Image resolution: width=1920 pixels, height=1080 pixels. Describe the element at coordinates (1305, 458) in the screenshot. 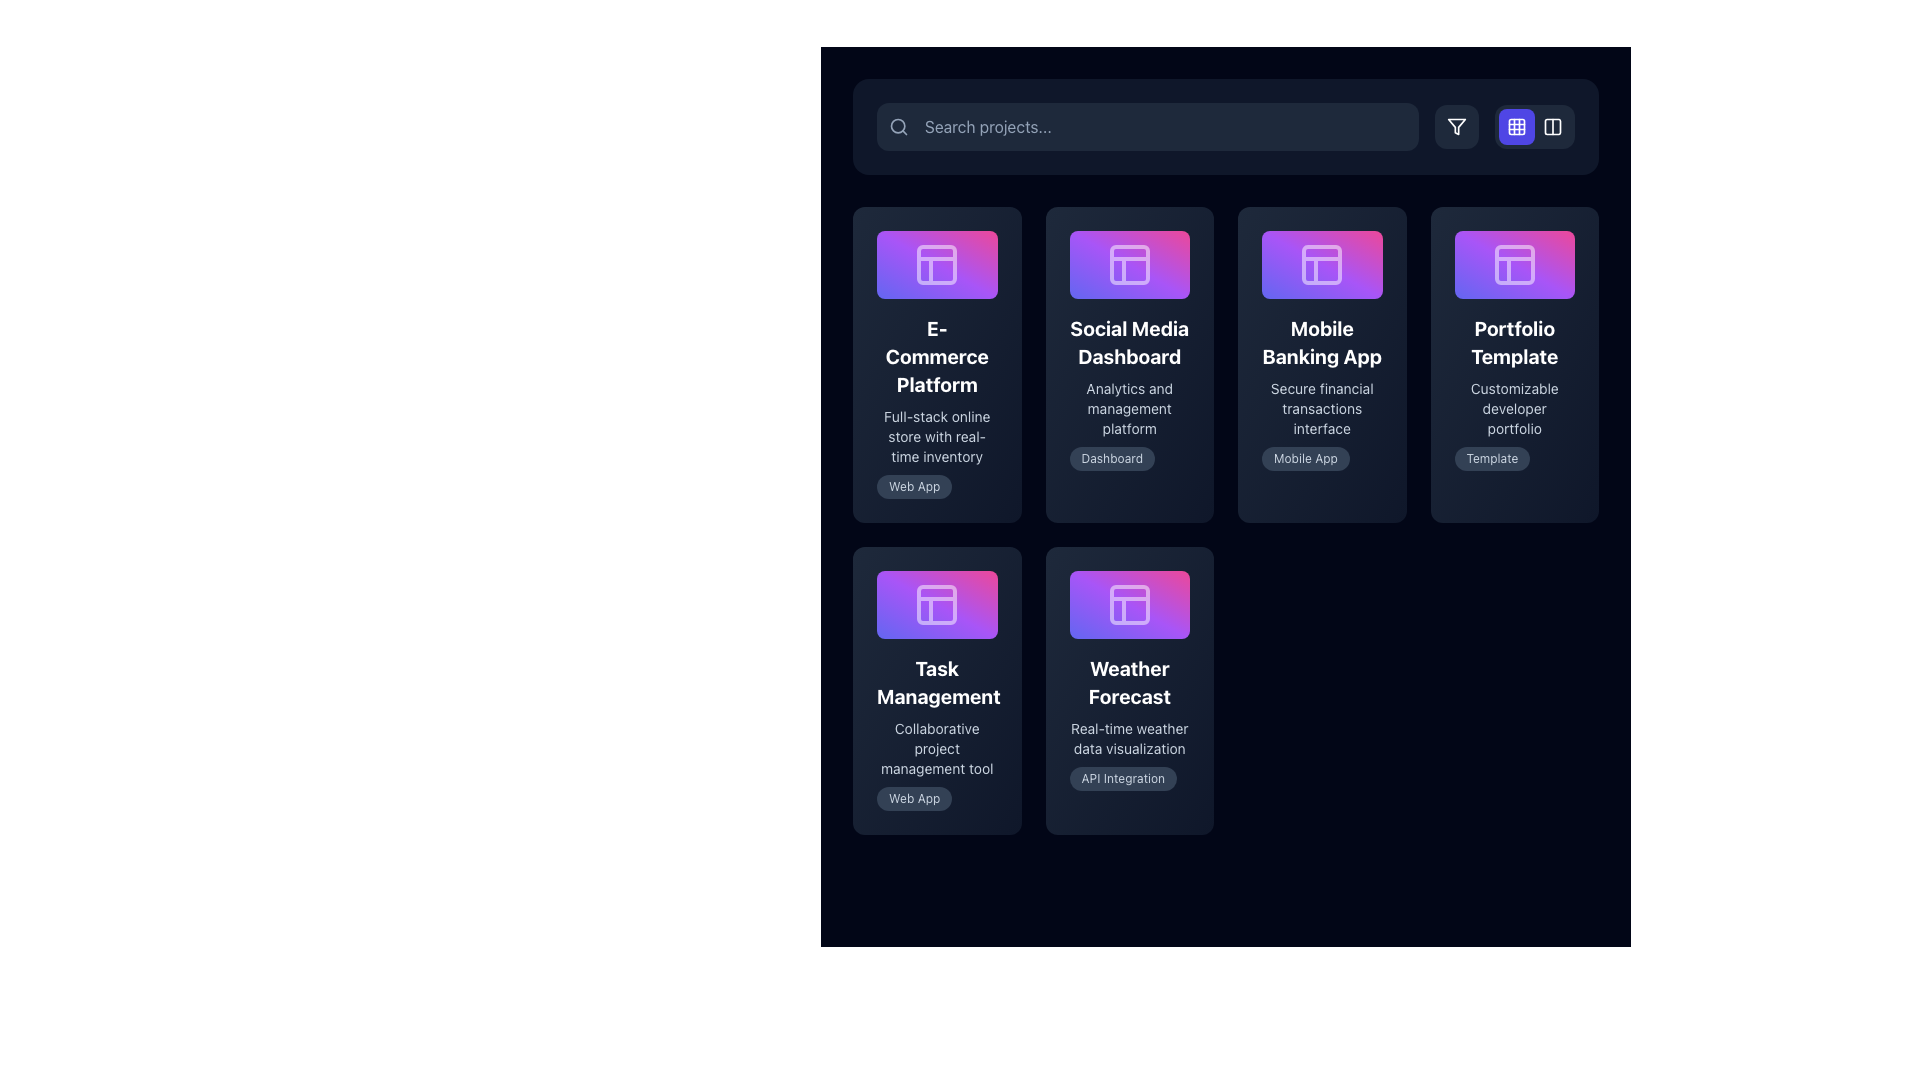

I see `the text of the oval-shaped label with a dark slate gray background and light gray text reading 'Mobile App', positioned below the 'Mobile Banking App' card in the third column of the card grid layout` at that location.